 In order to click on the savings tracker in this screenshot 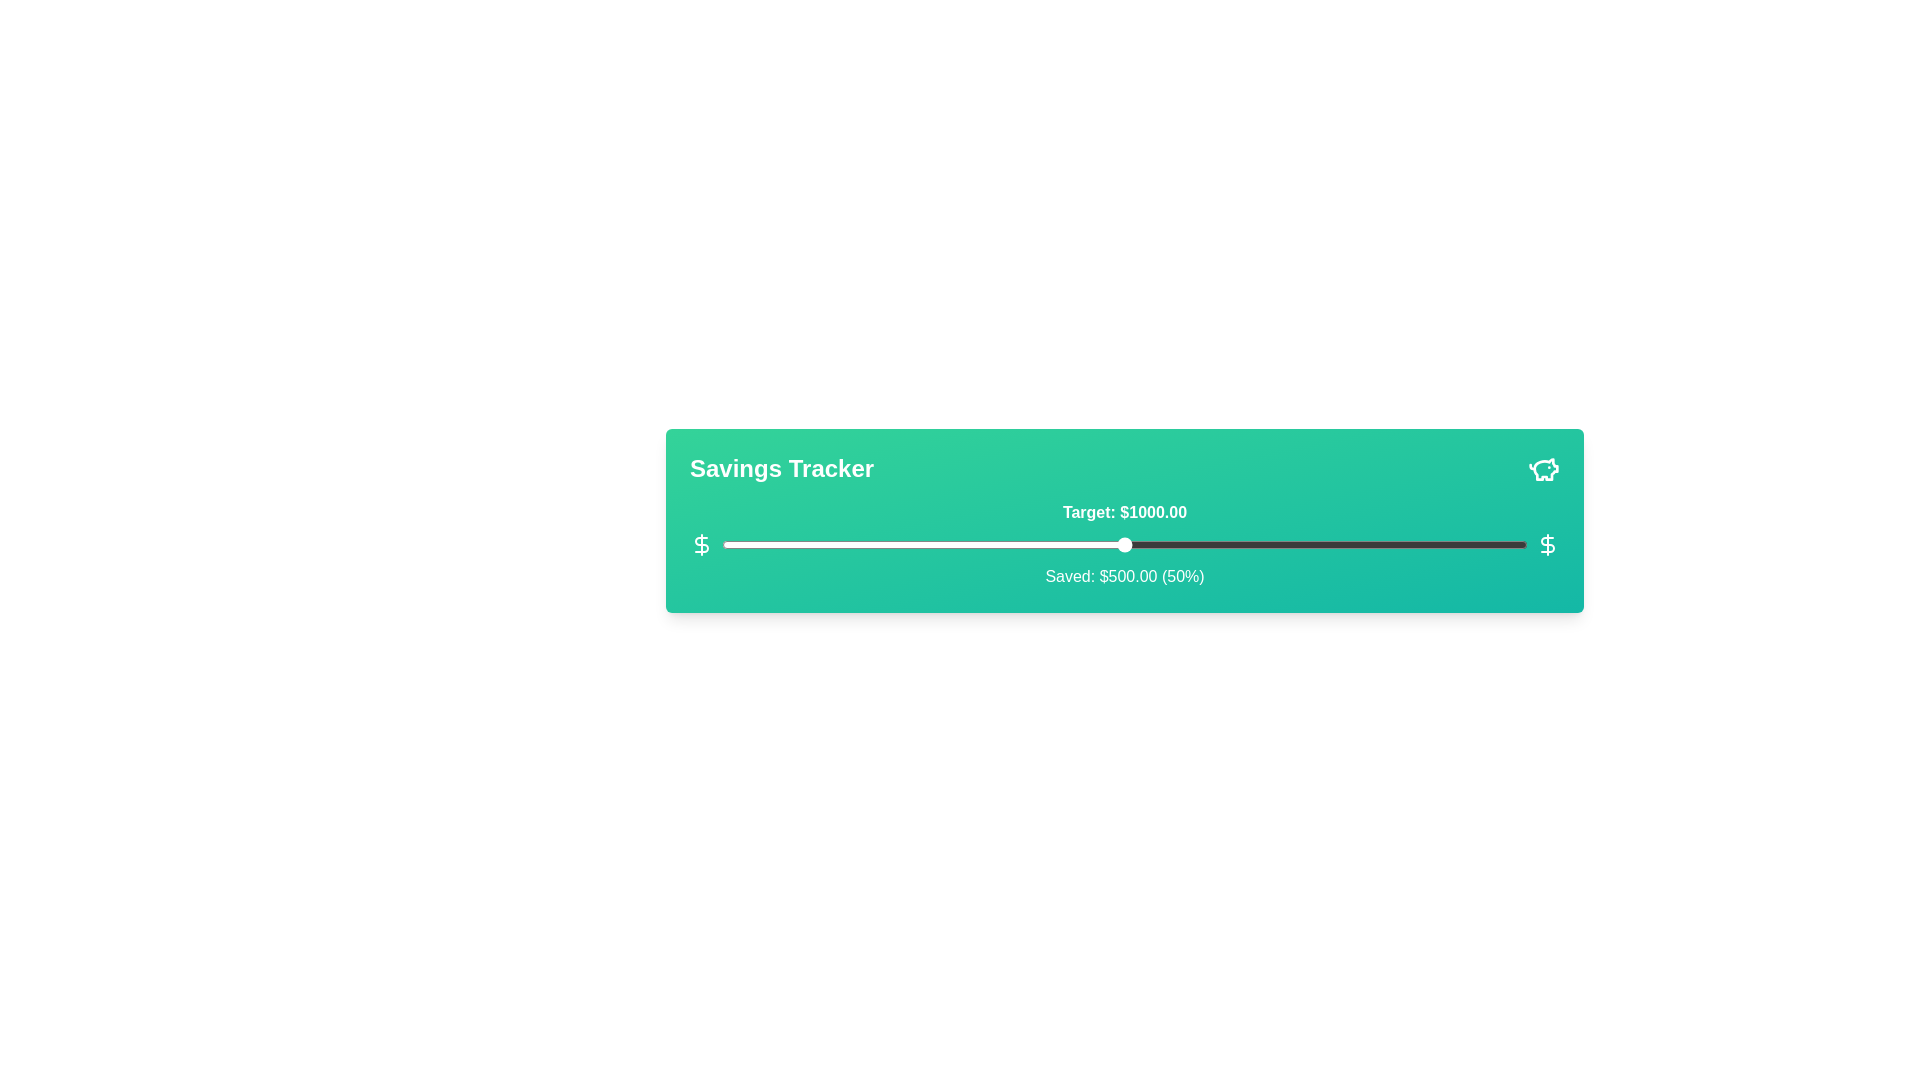, I will do `click(996, 544)`.